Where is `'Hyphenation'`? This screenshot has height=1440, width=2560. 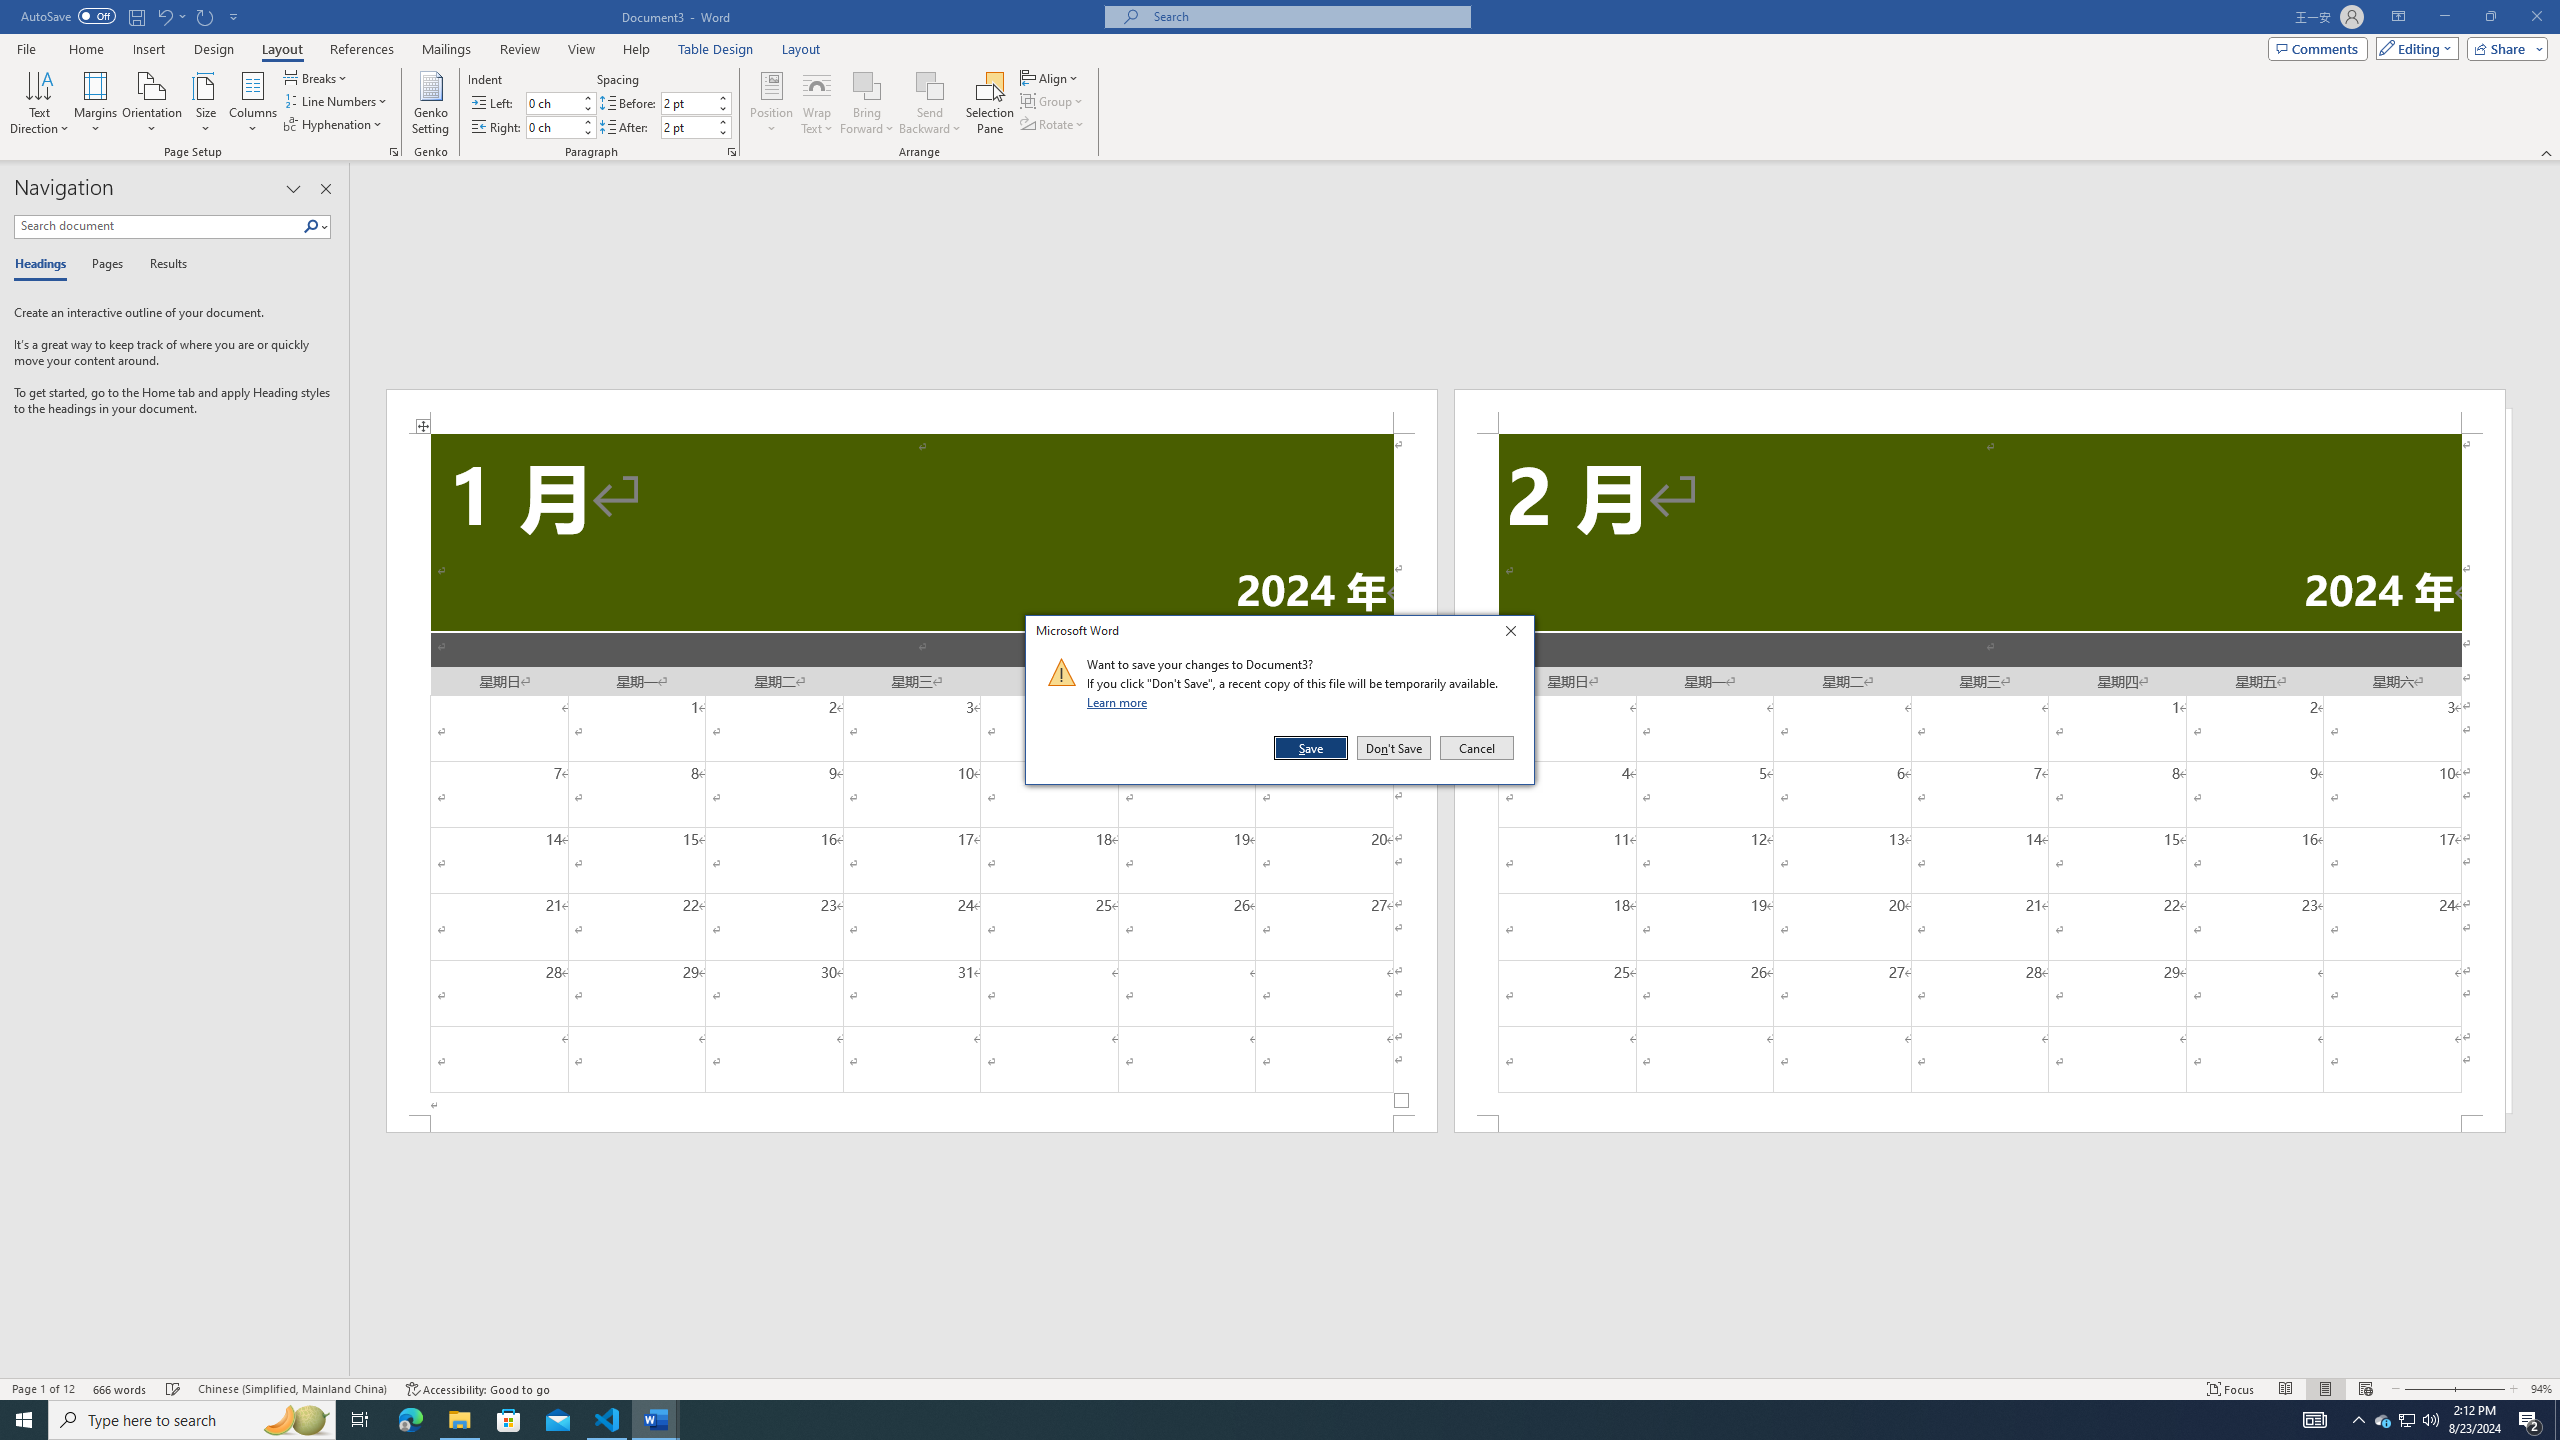
'Hyphenation' is located at coordinates (334, 122).